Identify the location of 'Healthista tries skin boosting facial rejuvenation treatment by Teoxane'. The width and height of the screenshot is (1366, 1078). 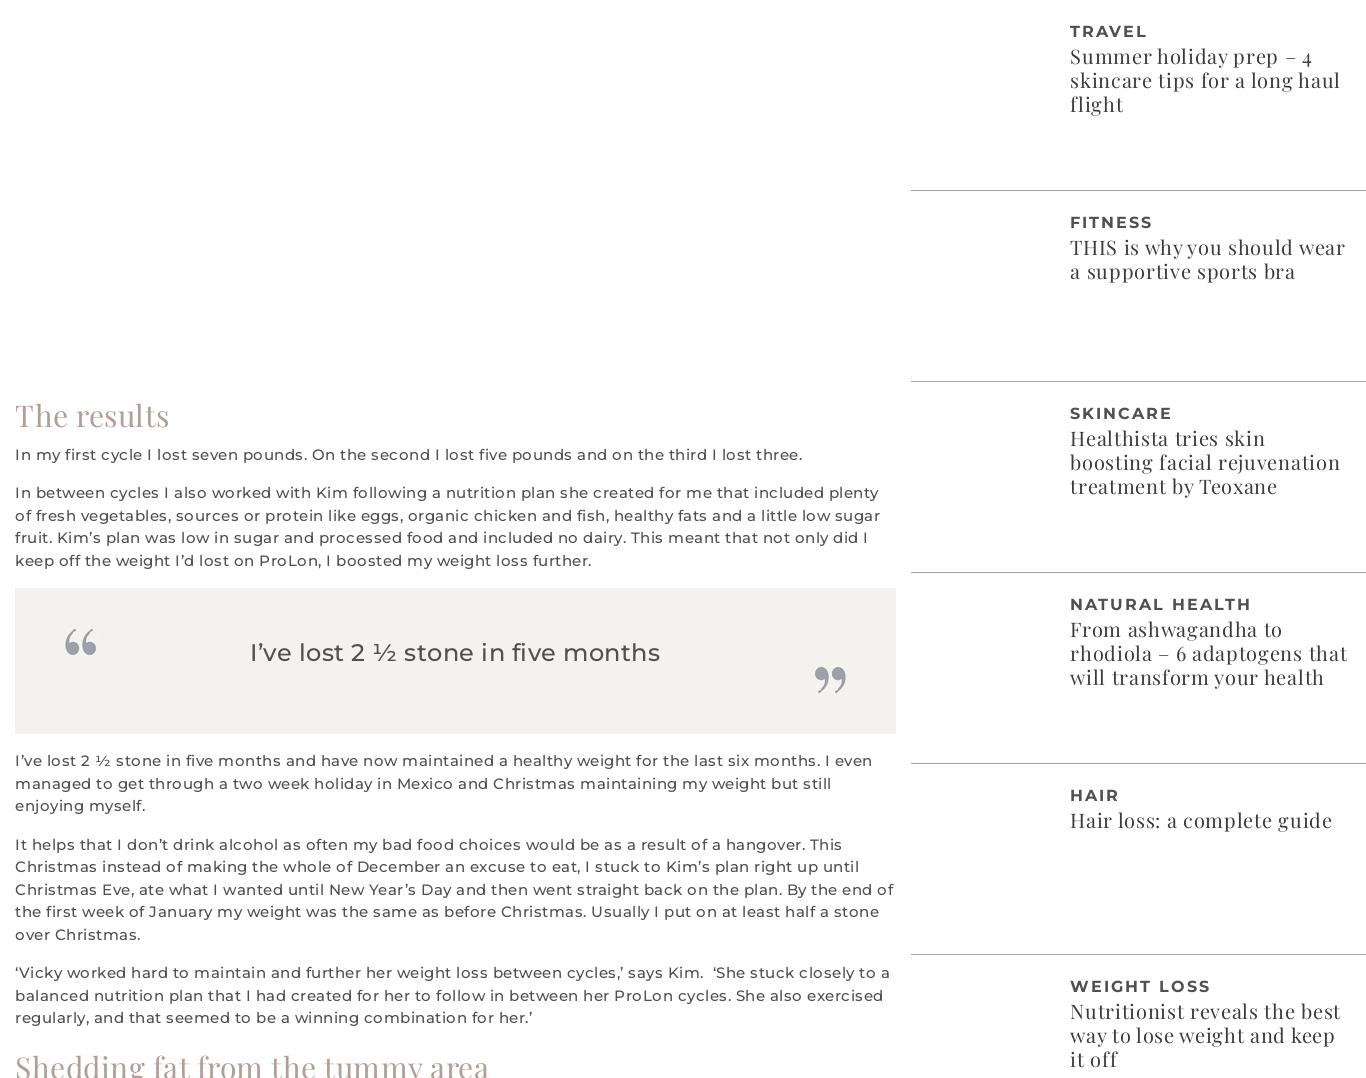
(1204, 460).